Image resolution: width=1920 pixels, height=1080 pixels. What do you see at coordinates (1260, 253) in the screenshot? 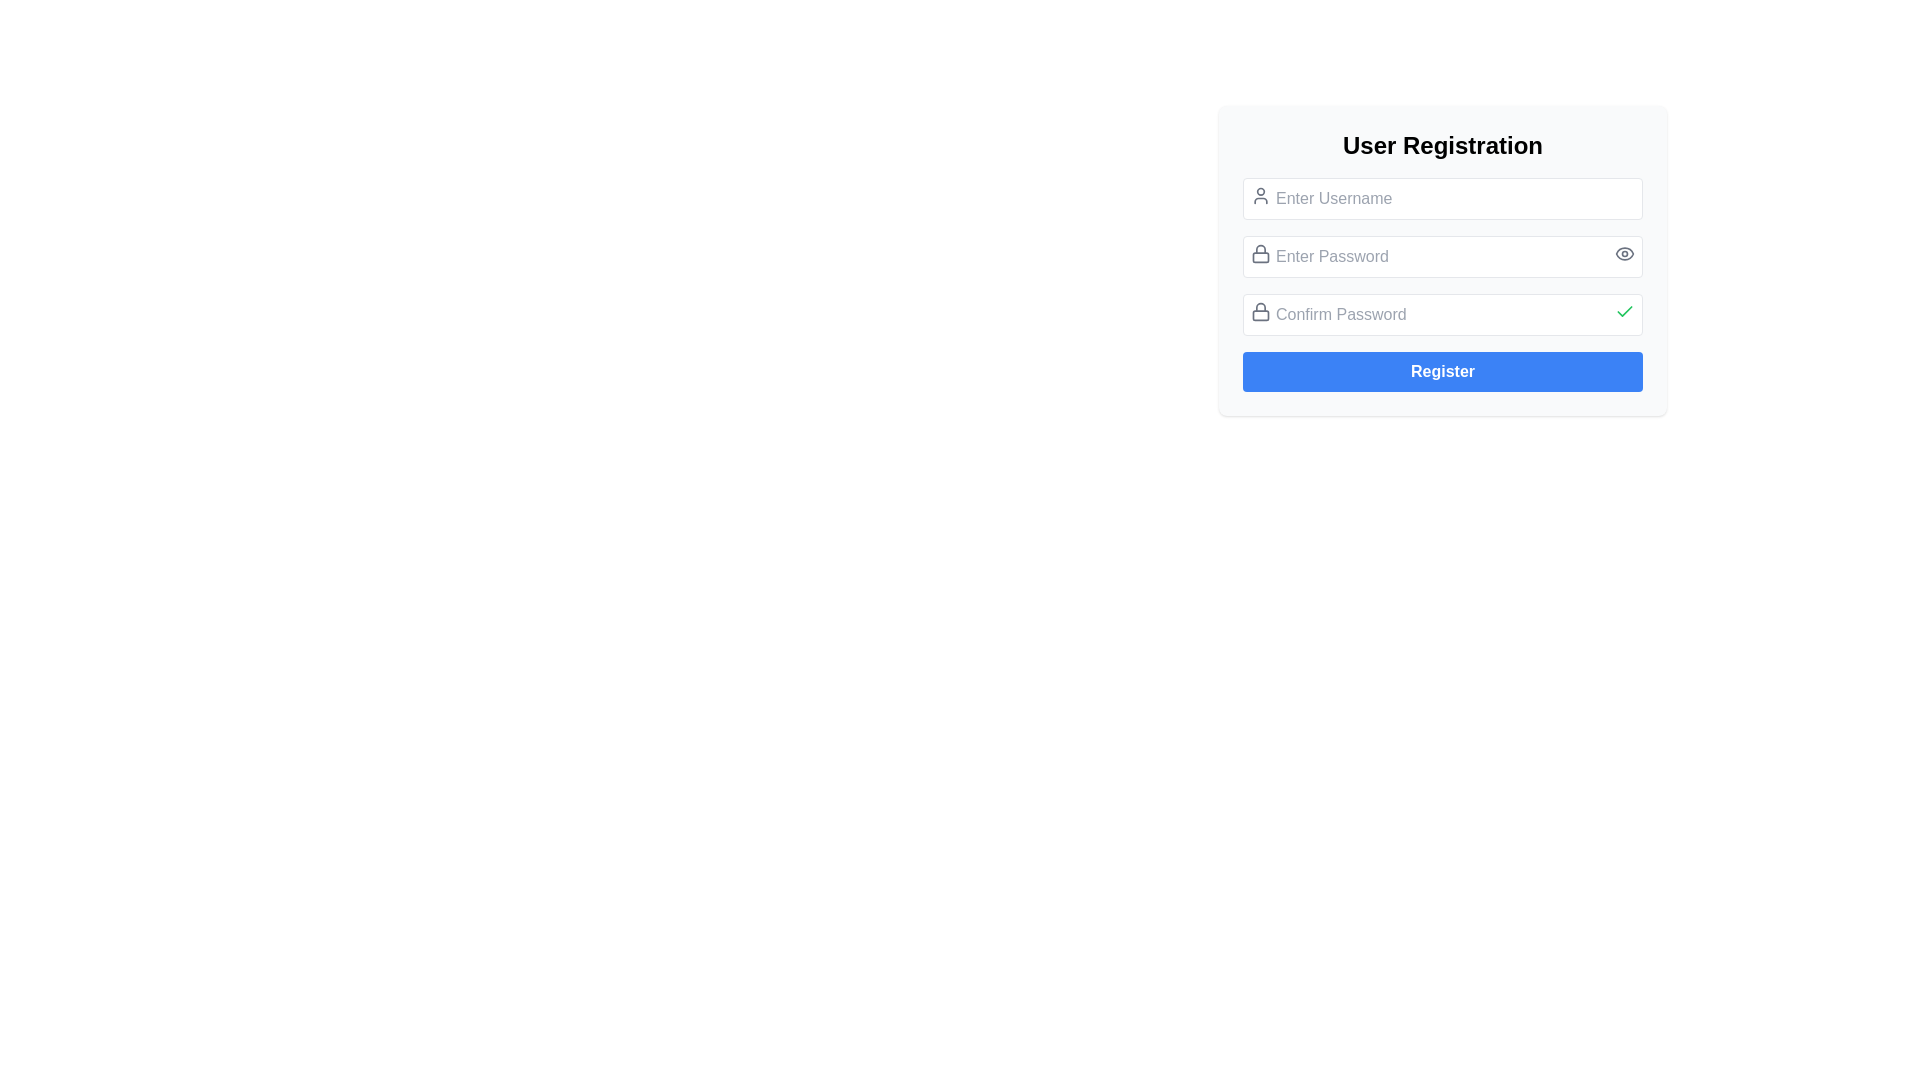
I see `the lock icon positioned to the left of the password input field labeled 'Enter Password'` at bounding box center [1260, 253].